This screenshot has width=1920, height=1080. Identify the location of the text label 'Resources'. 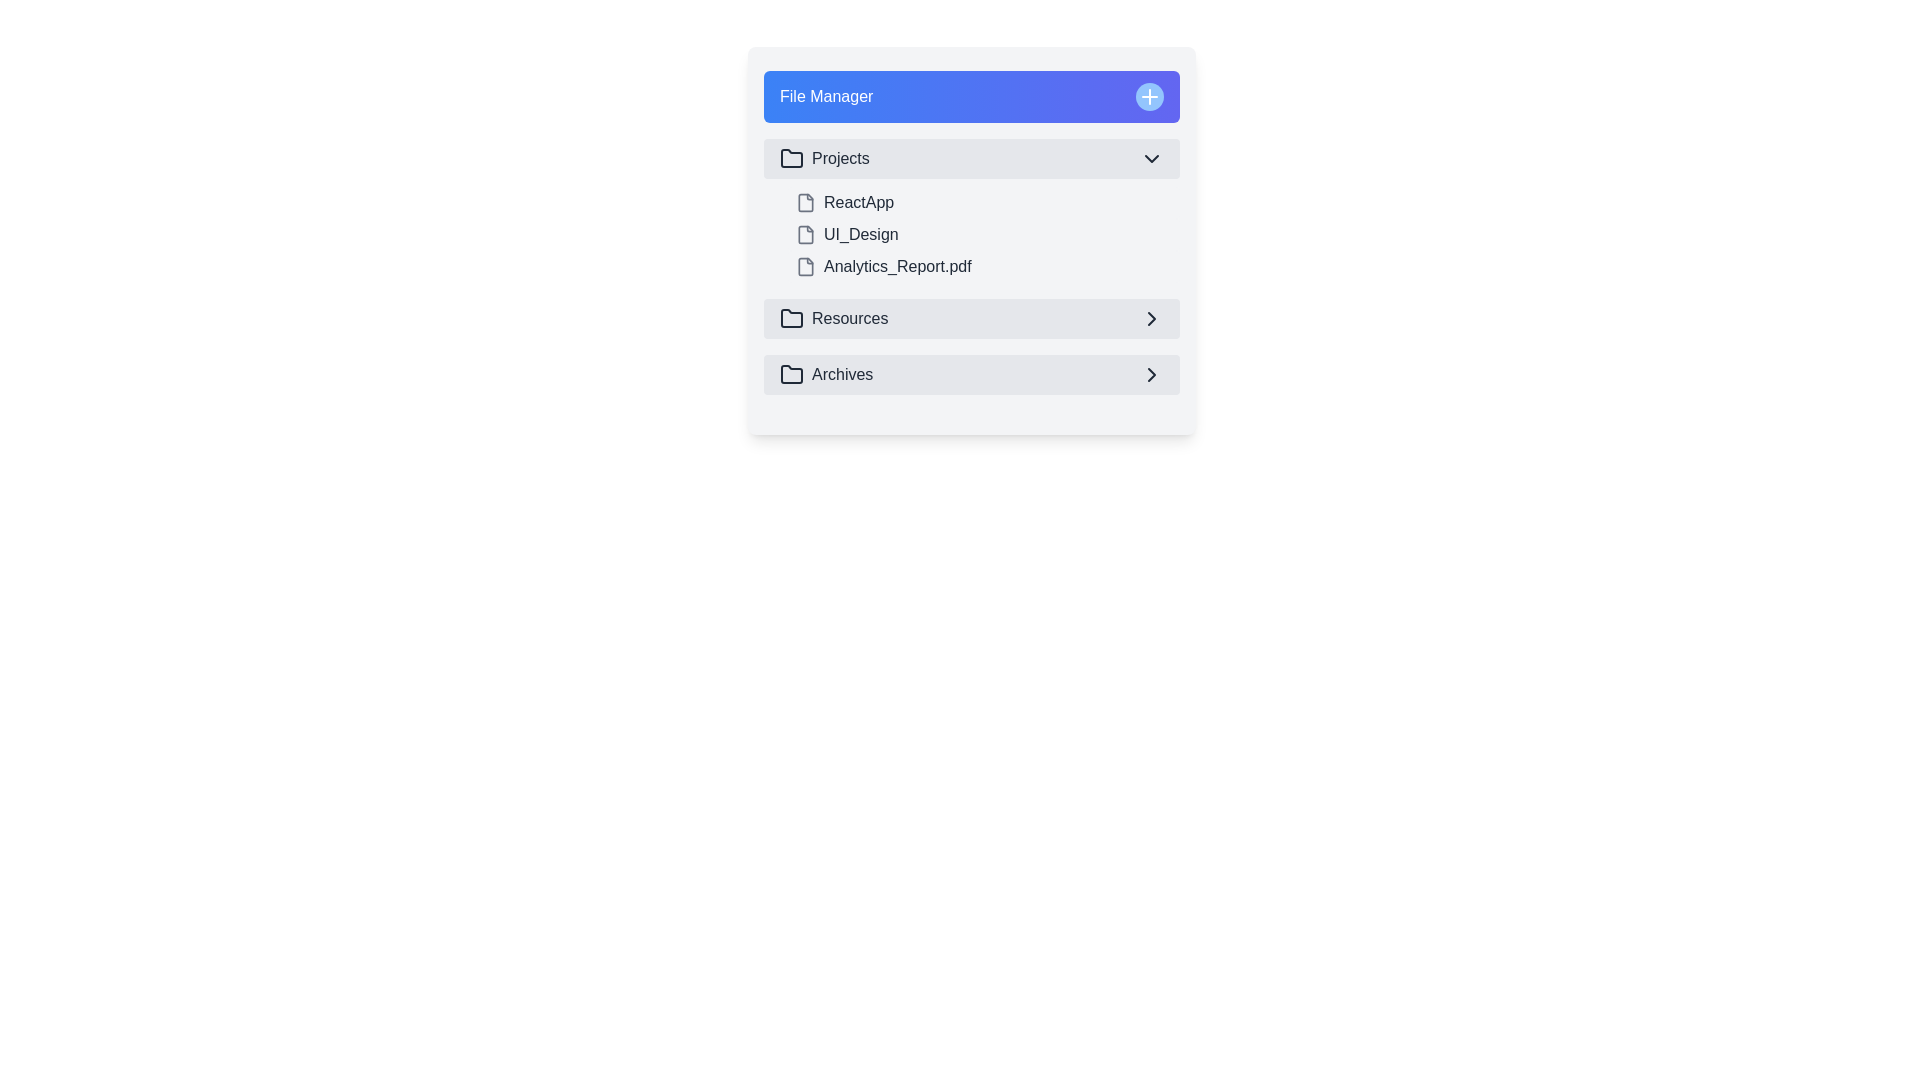
(850, 318).